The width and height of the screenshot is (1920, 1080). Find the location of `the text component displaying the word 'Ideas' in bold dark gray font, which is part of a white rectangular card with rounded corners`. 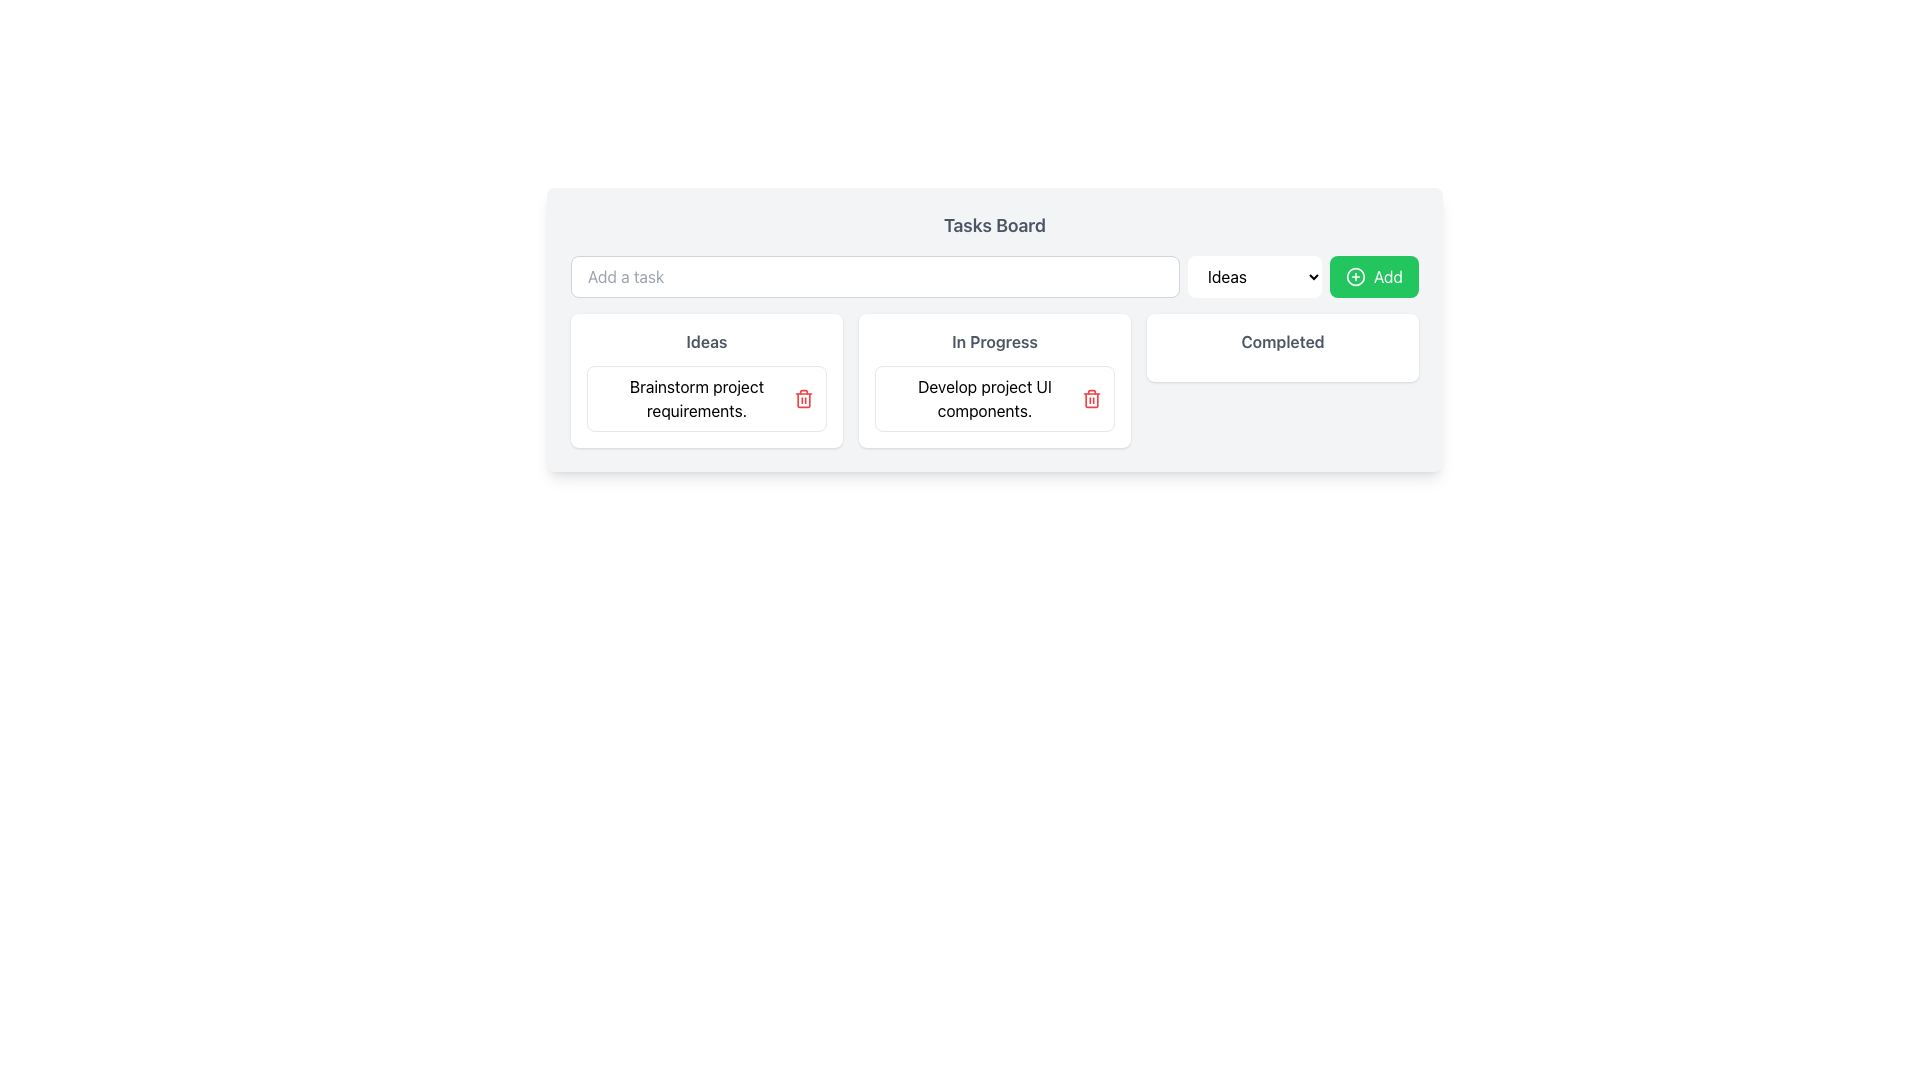

the text component displaying the word 'Ideas' in bold dark gray font, which is part of a white rectangular card with rounded corners is located at coordinates (706, 341).